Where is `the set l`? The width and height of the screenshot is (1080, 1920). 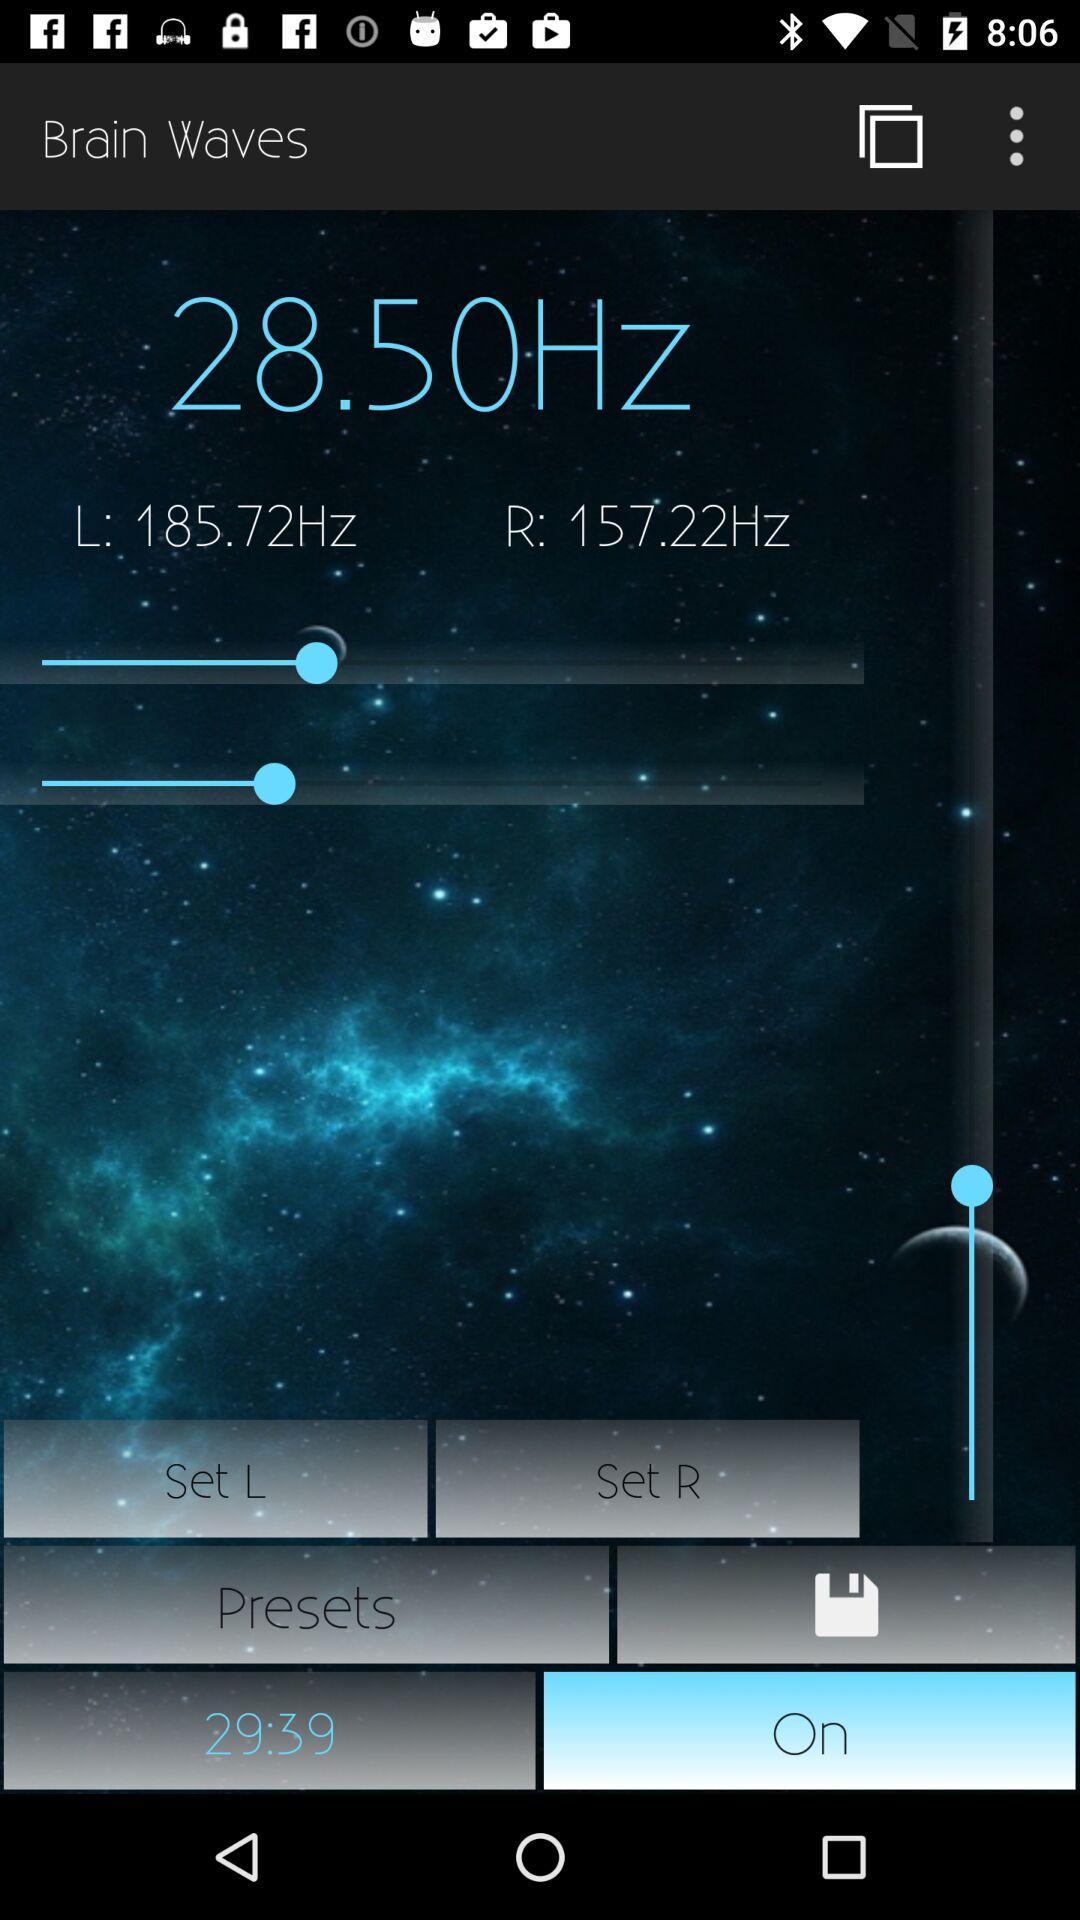
the set l is located at coordinates (216, 1478).